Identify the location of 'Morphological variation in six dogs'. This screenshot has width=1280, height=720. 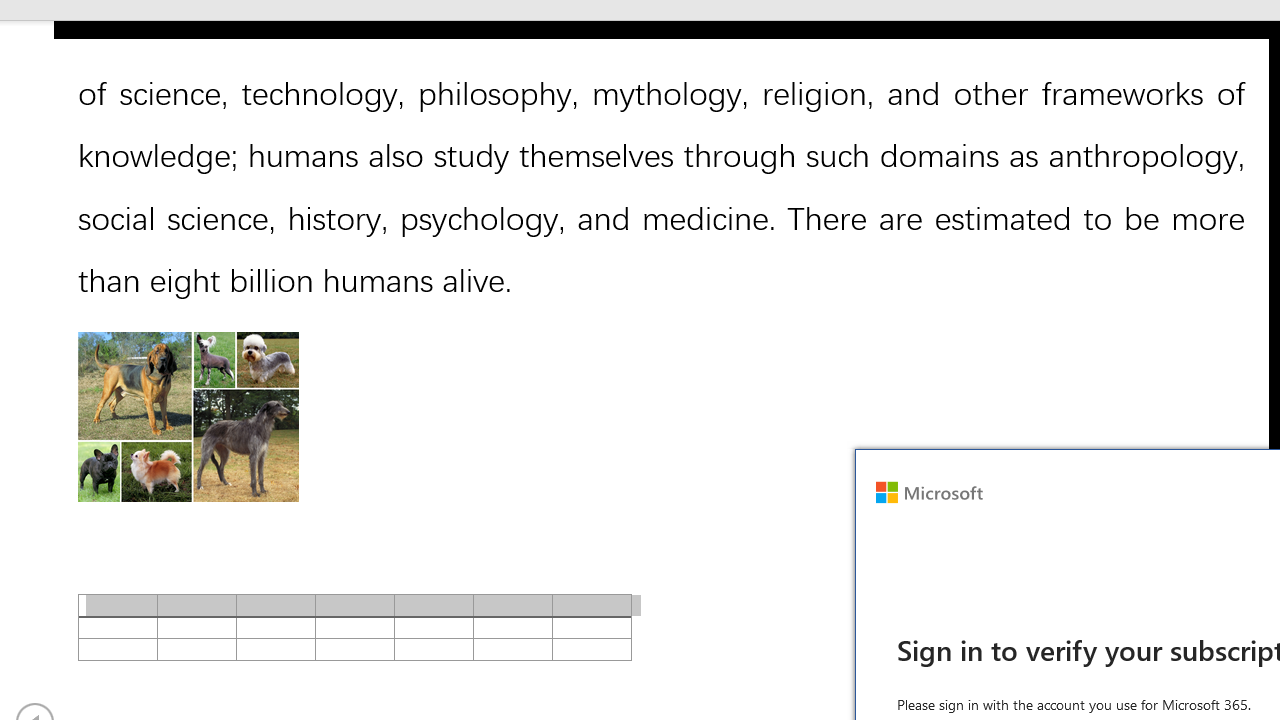
(188, 415).